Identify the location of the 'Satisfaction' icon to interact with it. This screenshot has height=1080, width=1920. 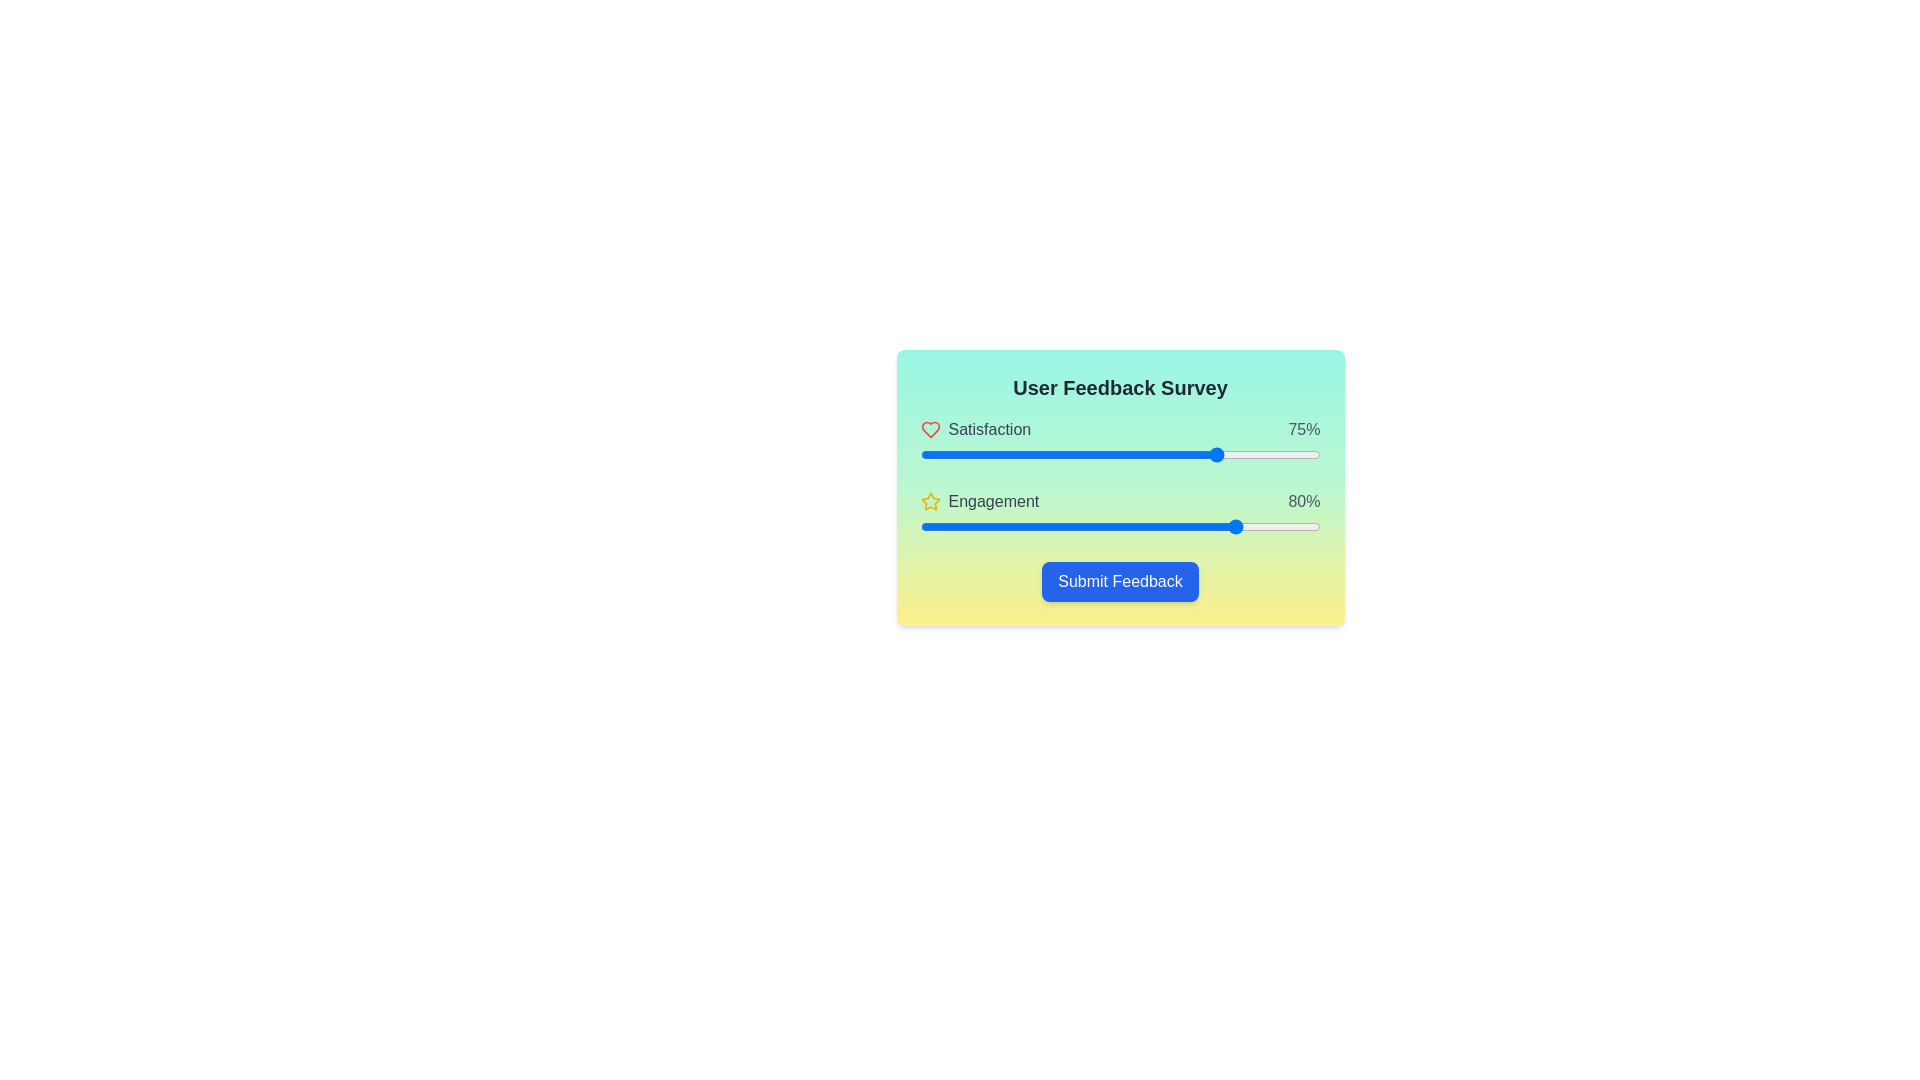
(929, 428).